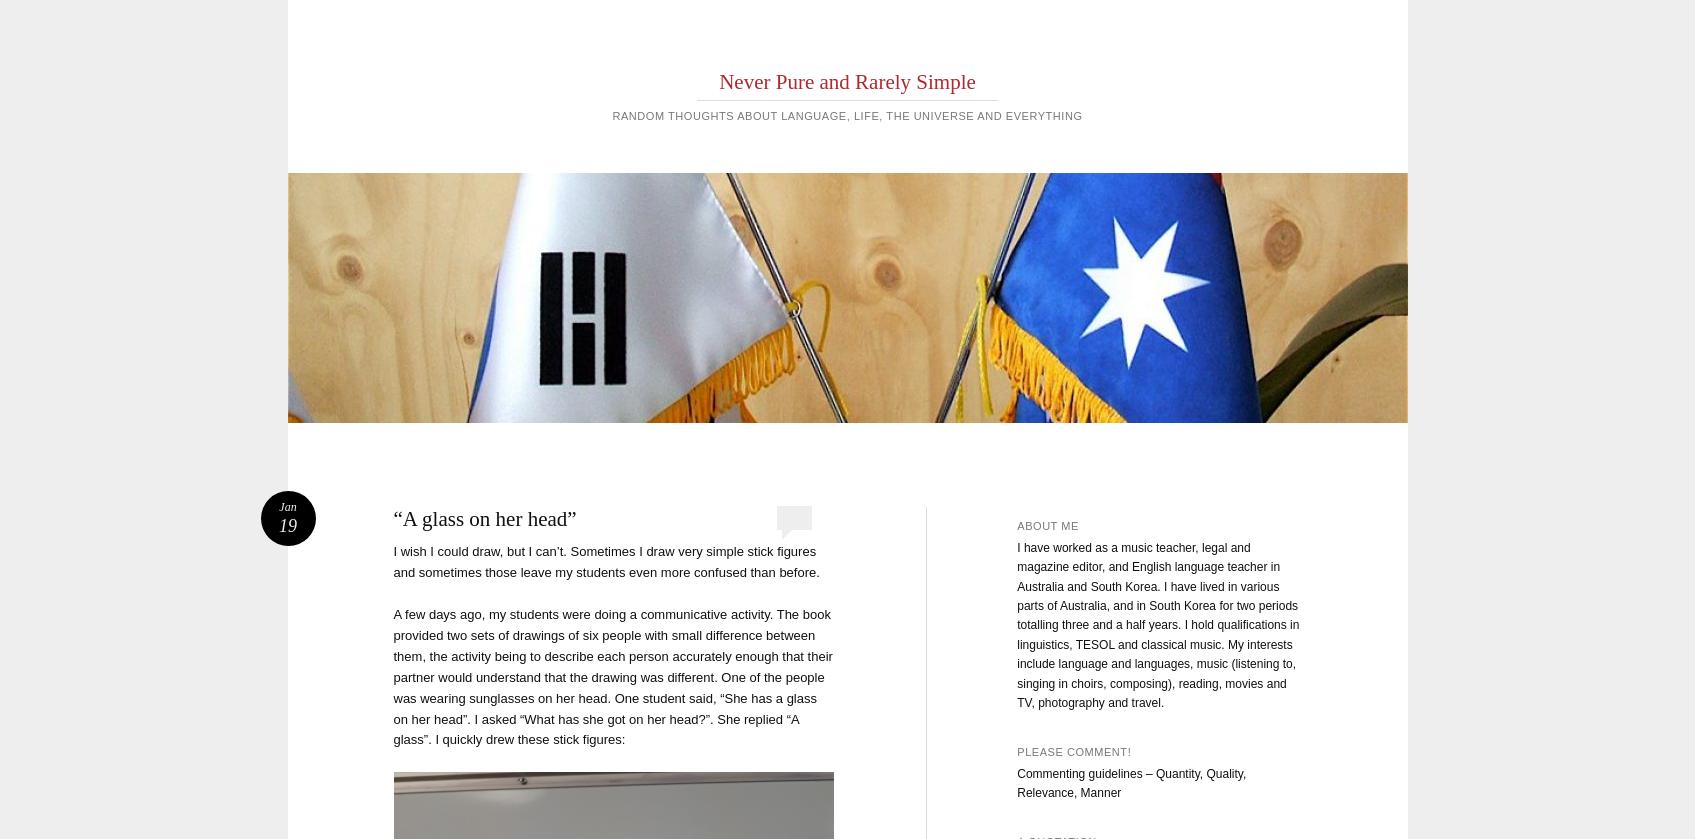 This screenshot has width=1695, height=839. I want to click on 'Commenting guidelines – Quantity, Quality, Relevance, Manner', so click(1130, 782).